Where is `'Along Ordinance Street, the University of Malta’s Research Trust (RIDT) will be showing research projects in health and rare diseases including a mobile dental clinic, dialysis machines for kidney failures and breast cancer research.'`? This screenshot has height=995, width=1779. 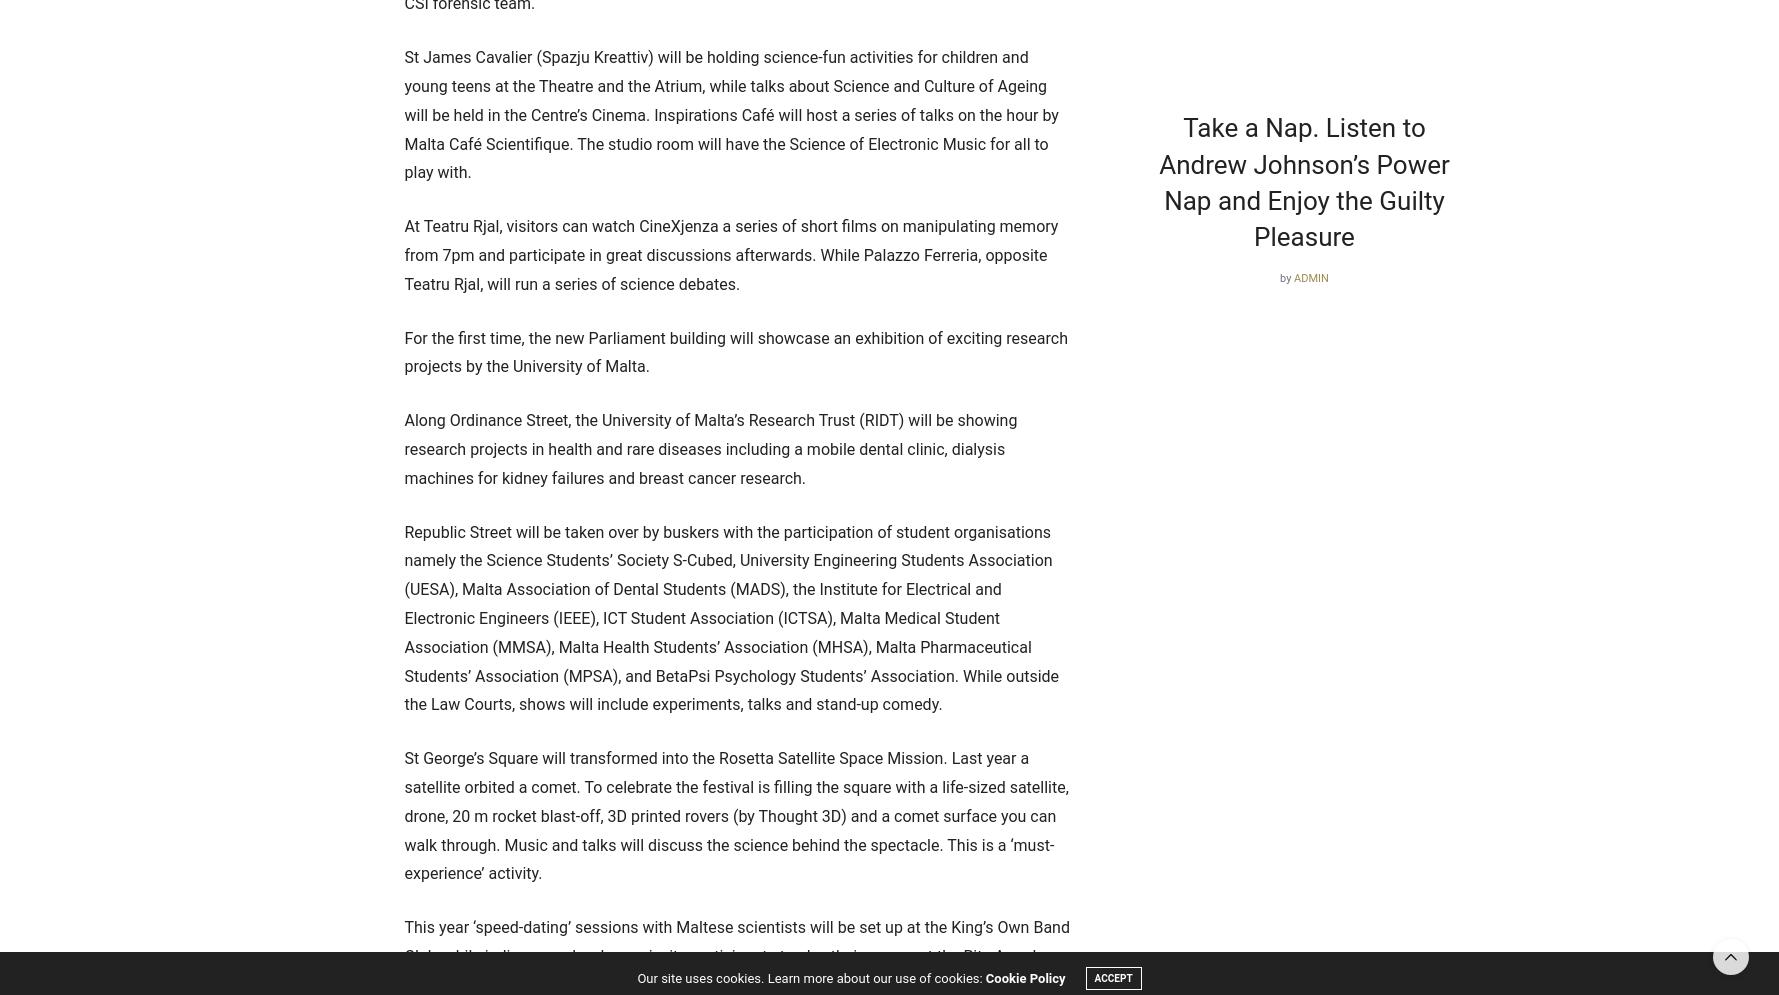 'Along Ordinance Street, the University of Malta’s Research Trust (RIDT) will be showing research projects in health and rare diseases including a mobile dental clinic, dialysis machines for kidney failures and breast cancer research.' is located at coordinates (710, 448).